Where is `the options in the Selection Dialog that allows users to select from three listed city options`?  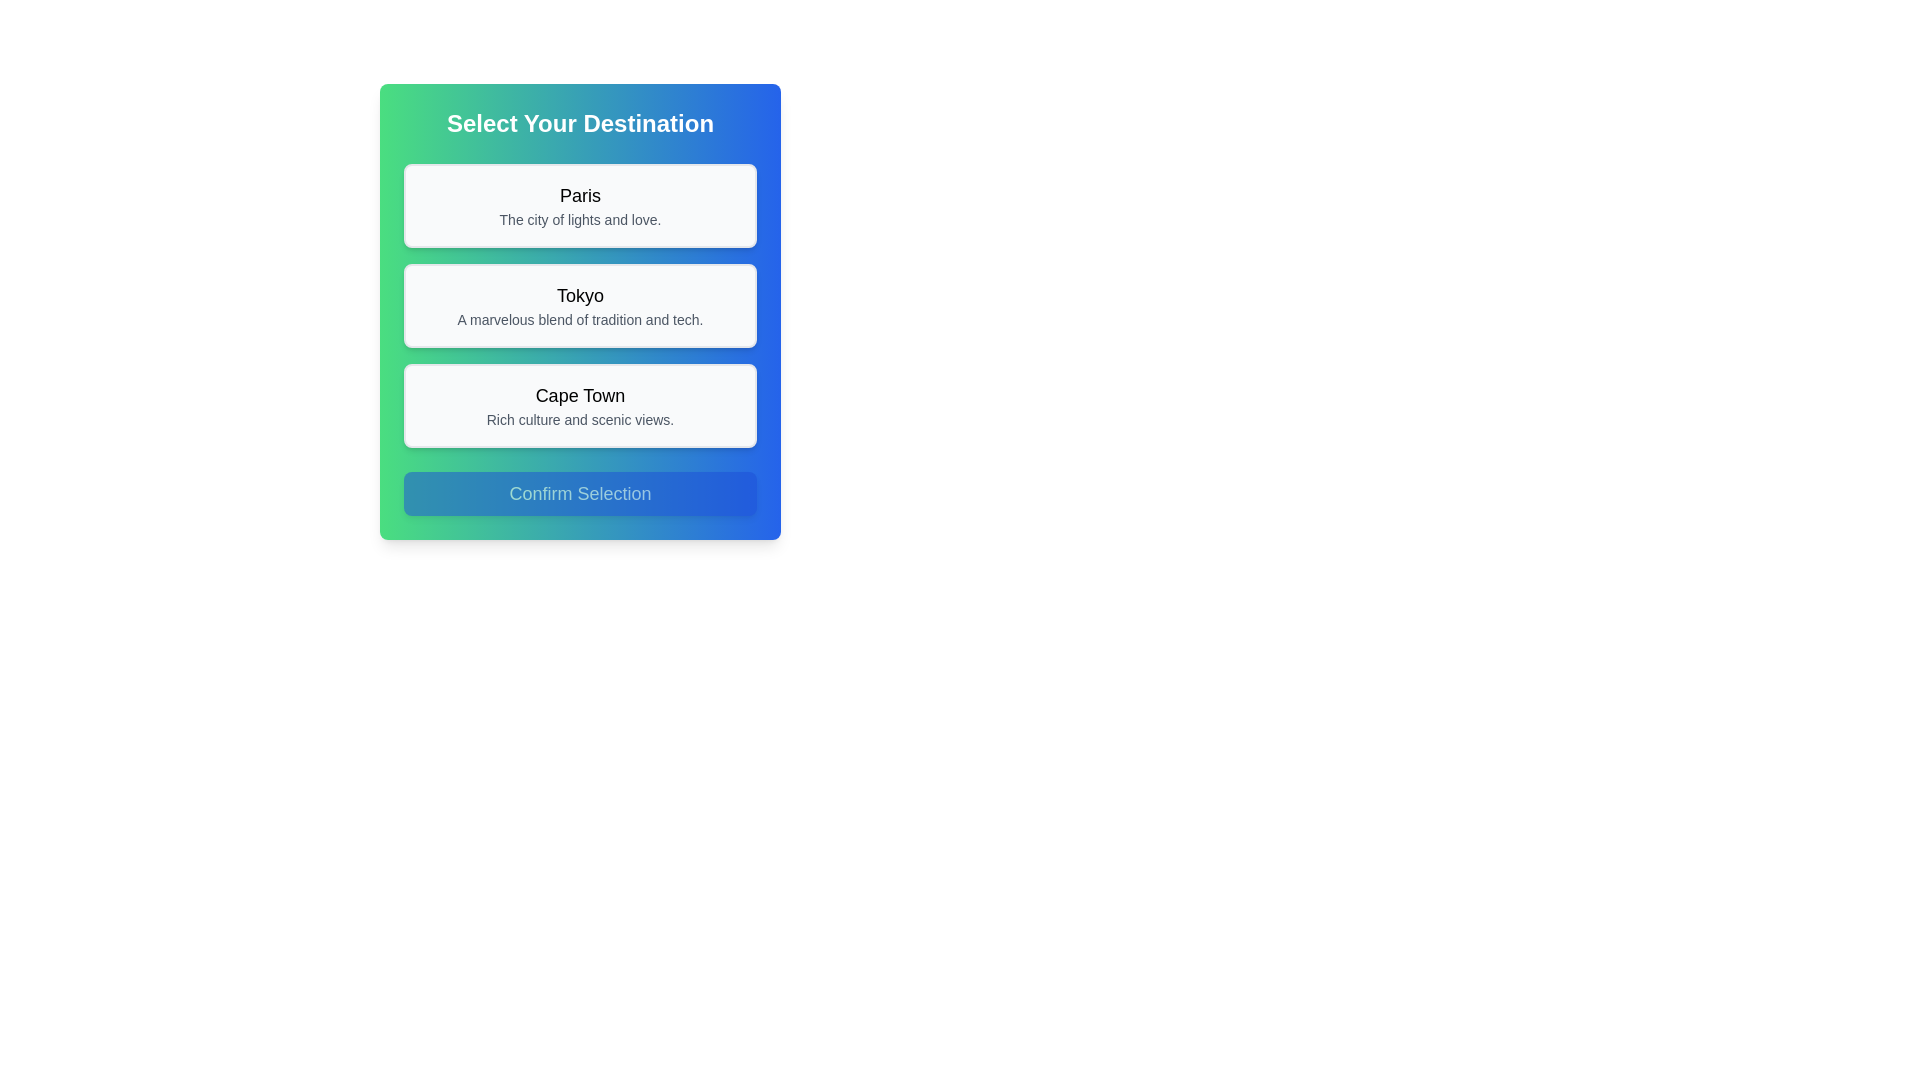 the options in the Selection Dialog that allows users to select from three listed city options is located at coordinates (579, 312).